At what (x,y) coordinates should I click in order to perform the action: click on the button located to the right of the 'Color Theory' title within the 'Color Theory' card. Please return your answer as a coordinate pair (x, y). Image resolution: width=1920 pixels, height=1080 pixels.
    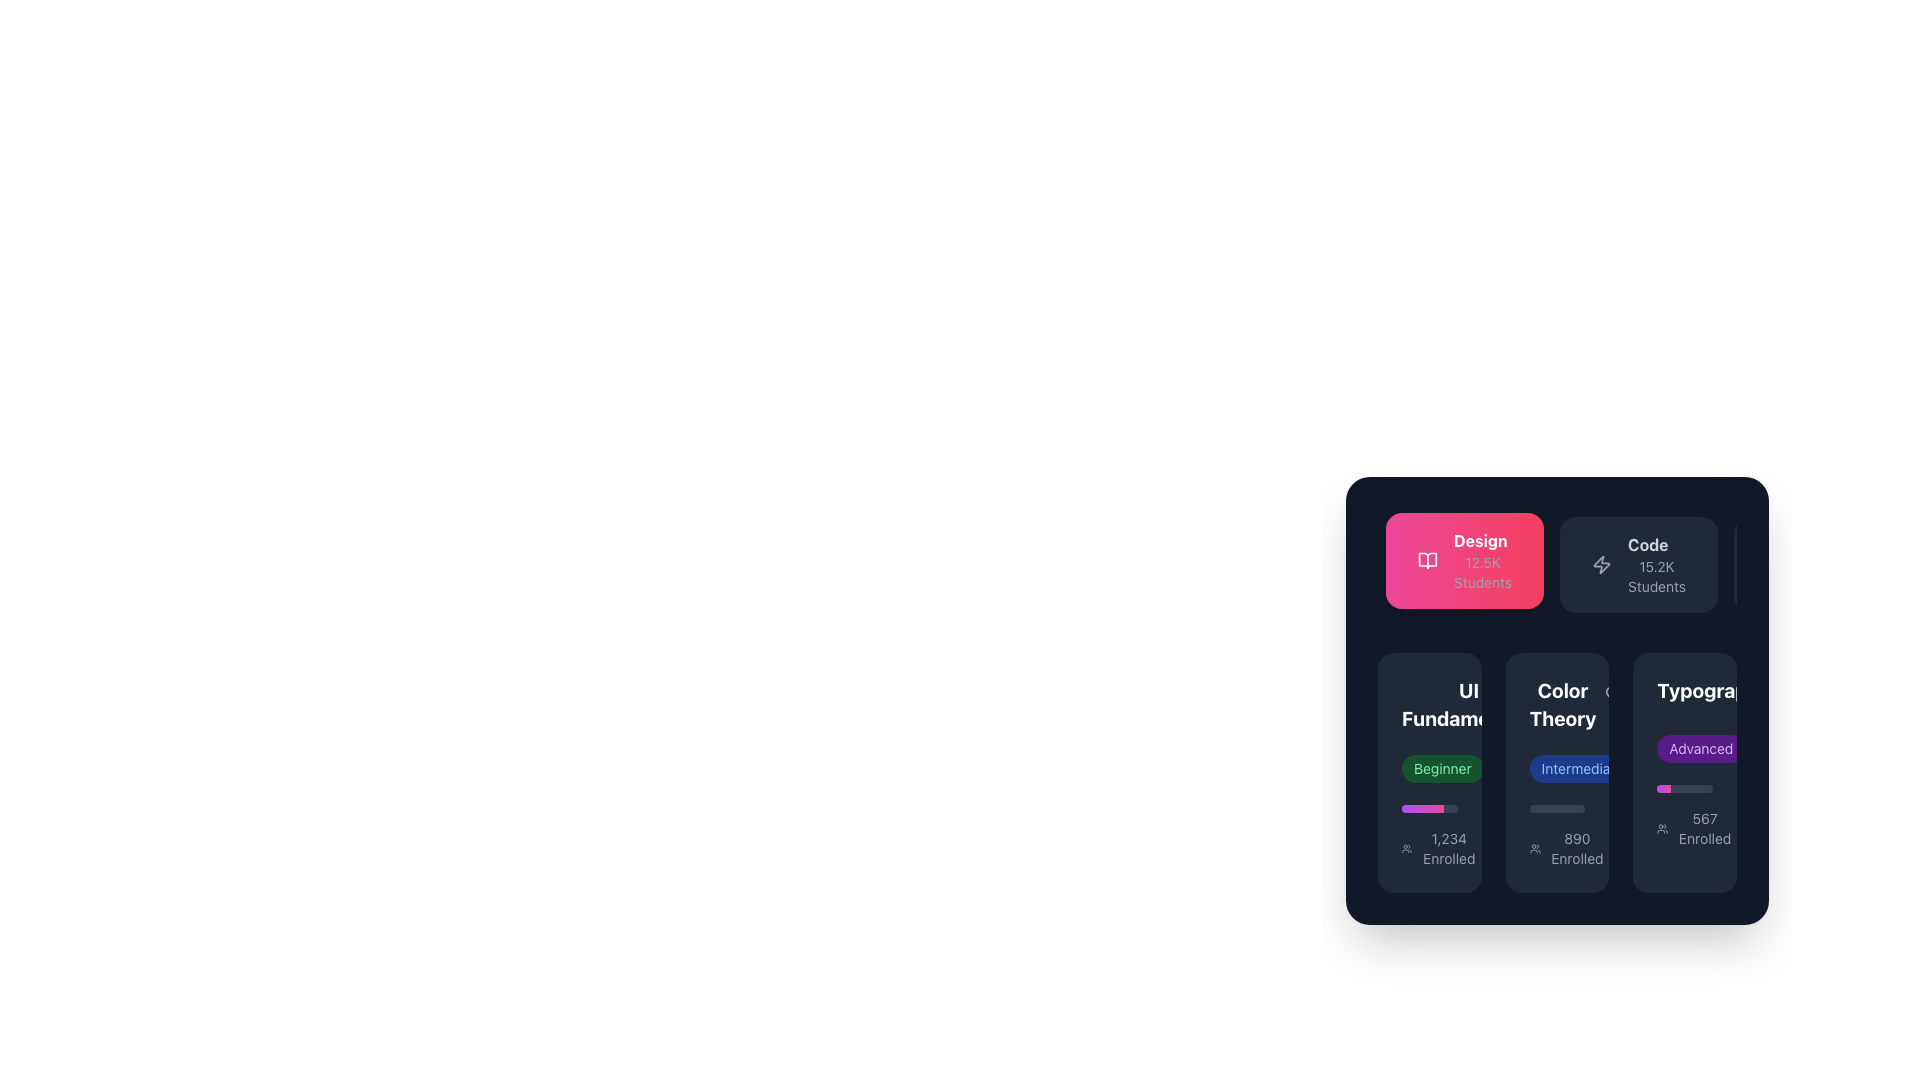
    Looking at the image, I should click on (1614, 693).